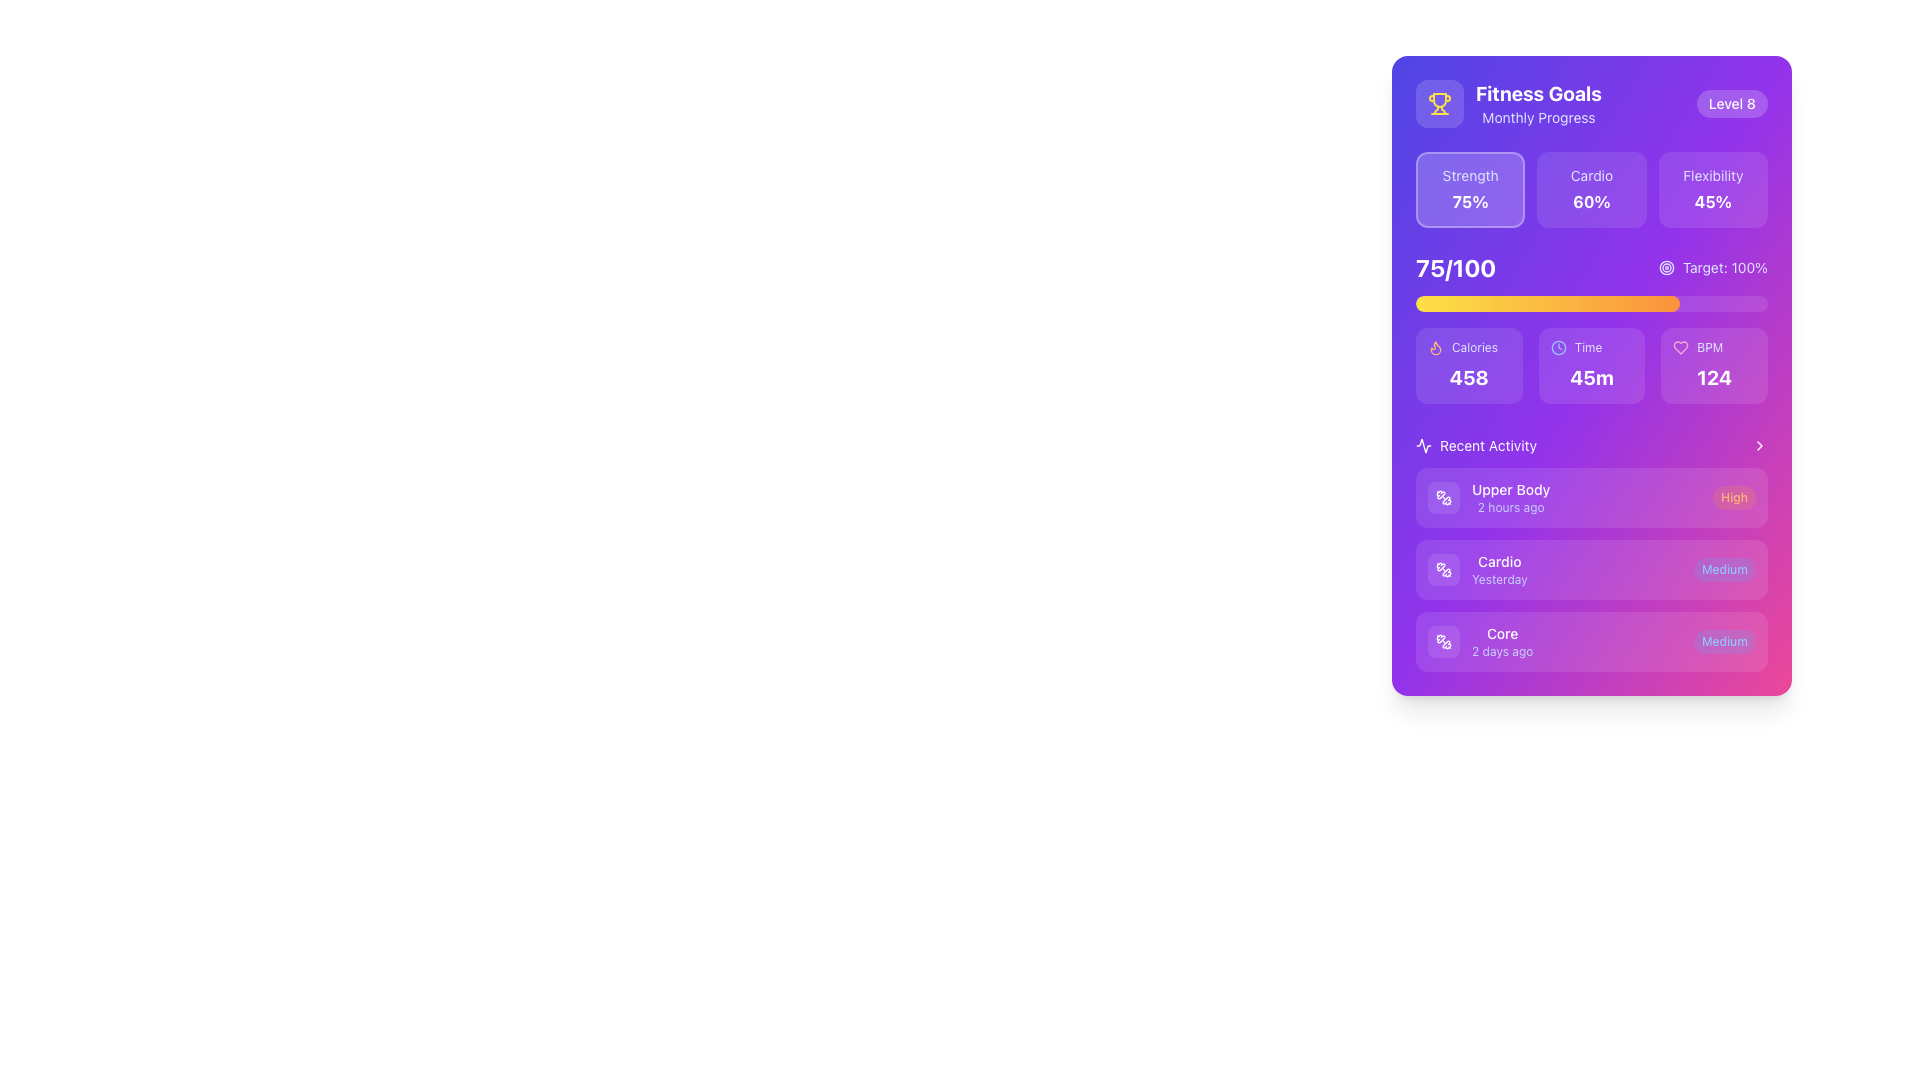 The height and width of the screenshot is (1080, 1920). What do you see at coordinates (1488, 445) in the screenshot?
I see `the Text Label that serves as a non-interactive title for the recent activities section, located in the purple sidebar interface` at bounding box center [1488, 445].